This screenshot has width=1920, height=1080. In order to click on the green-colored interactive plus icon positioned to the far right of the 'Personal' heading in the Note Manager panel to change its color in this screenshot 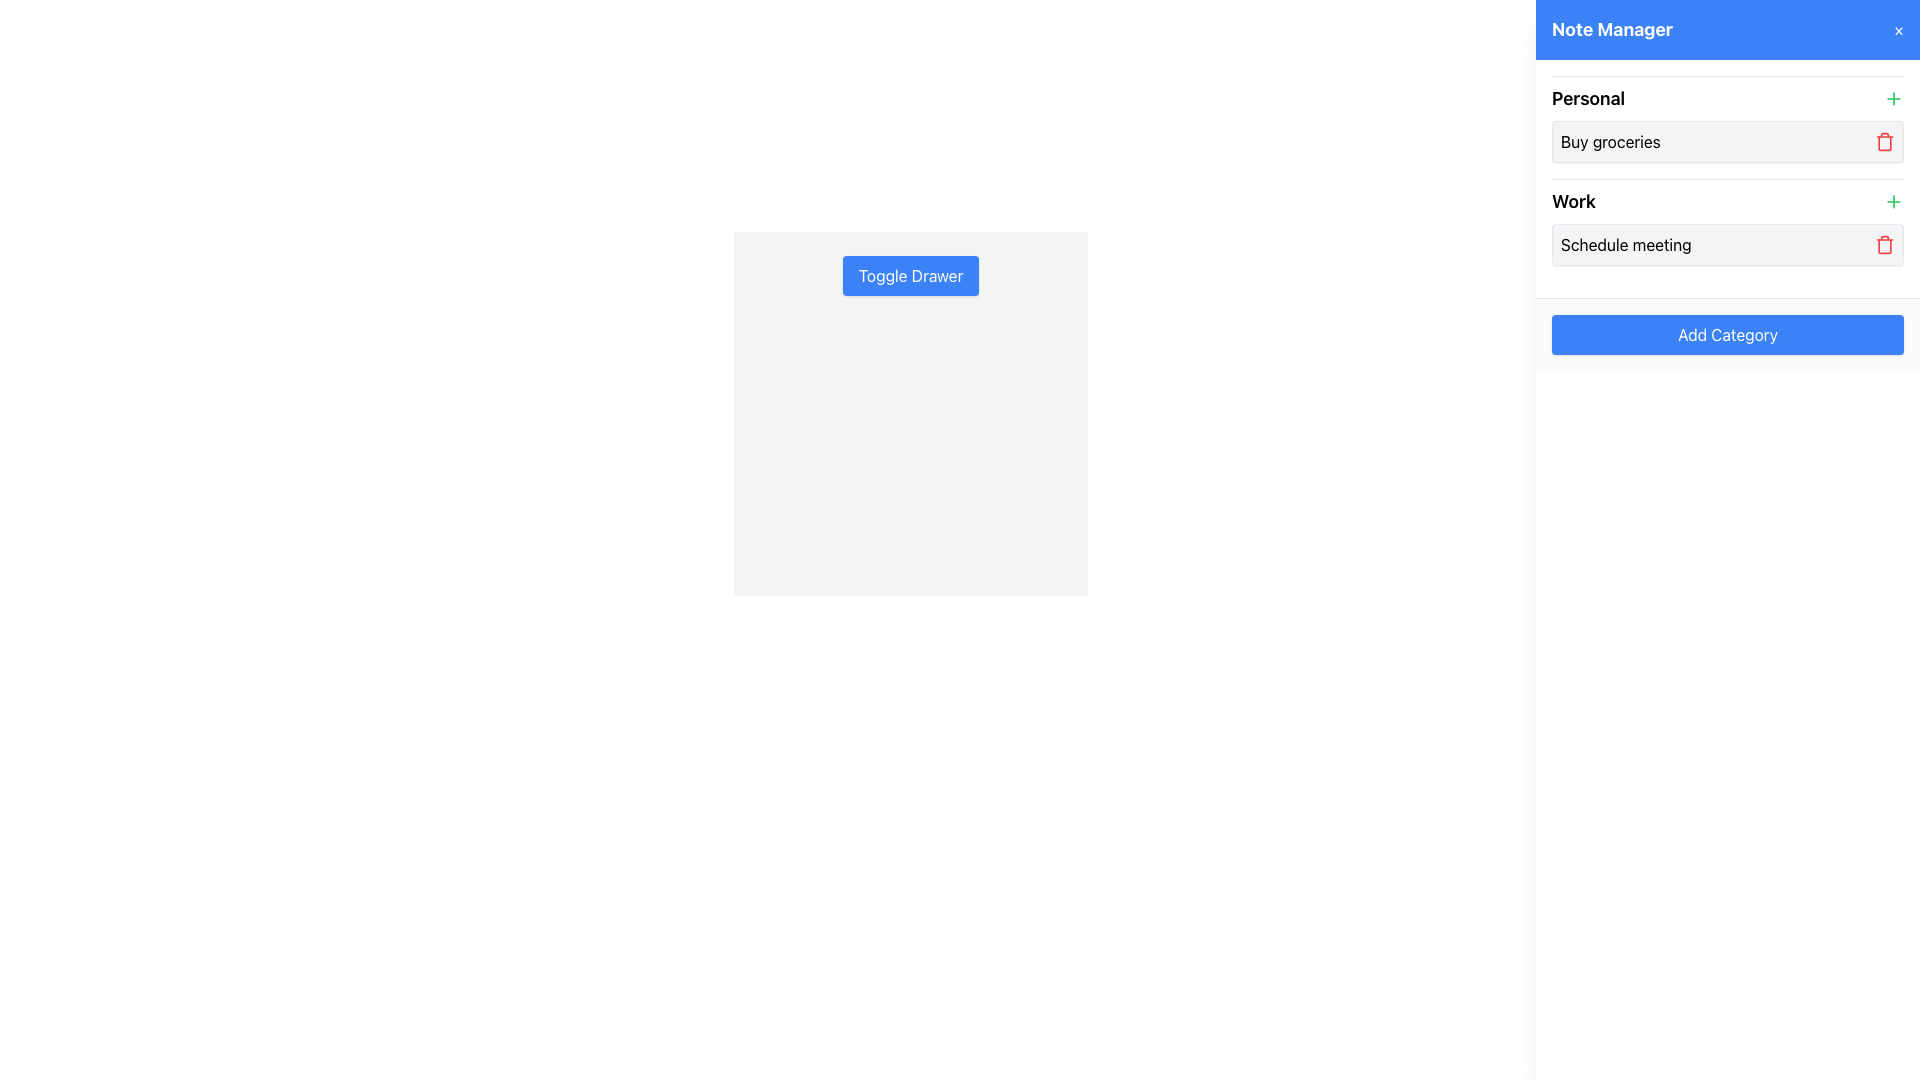, I will do `click(1893, 99)`.